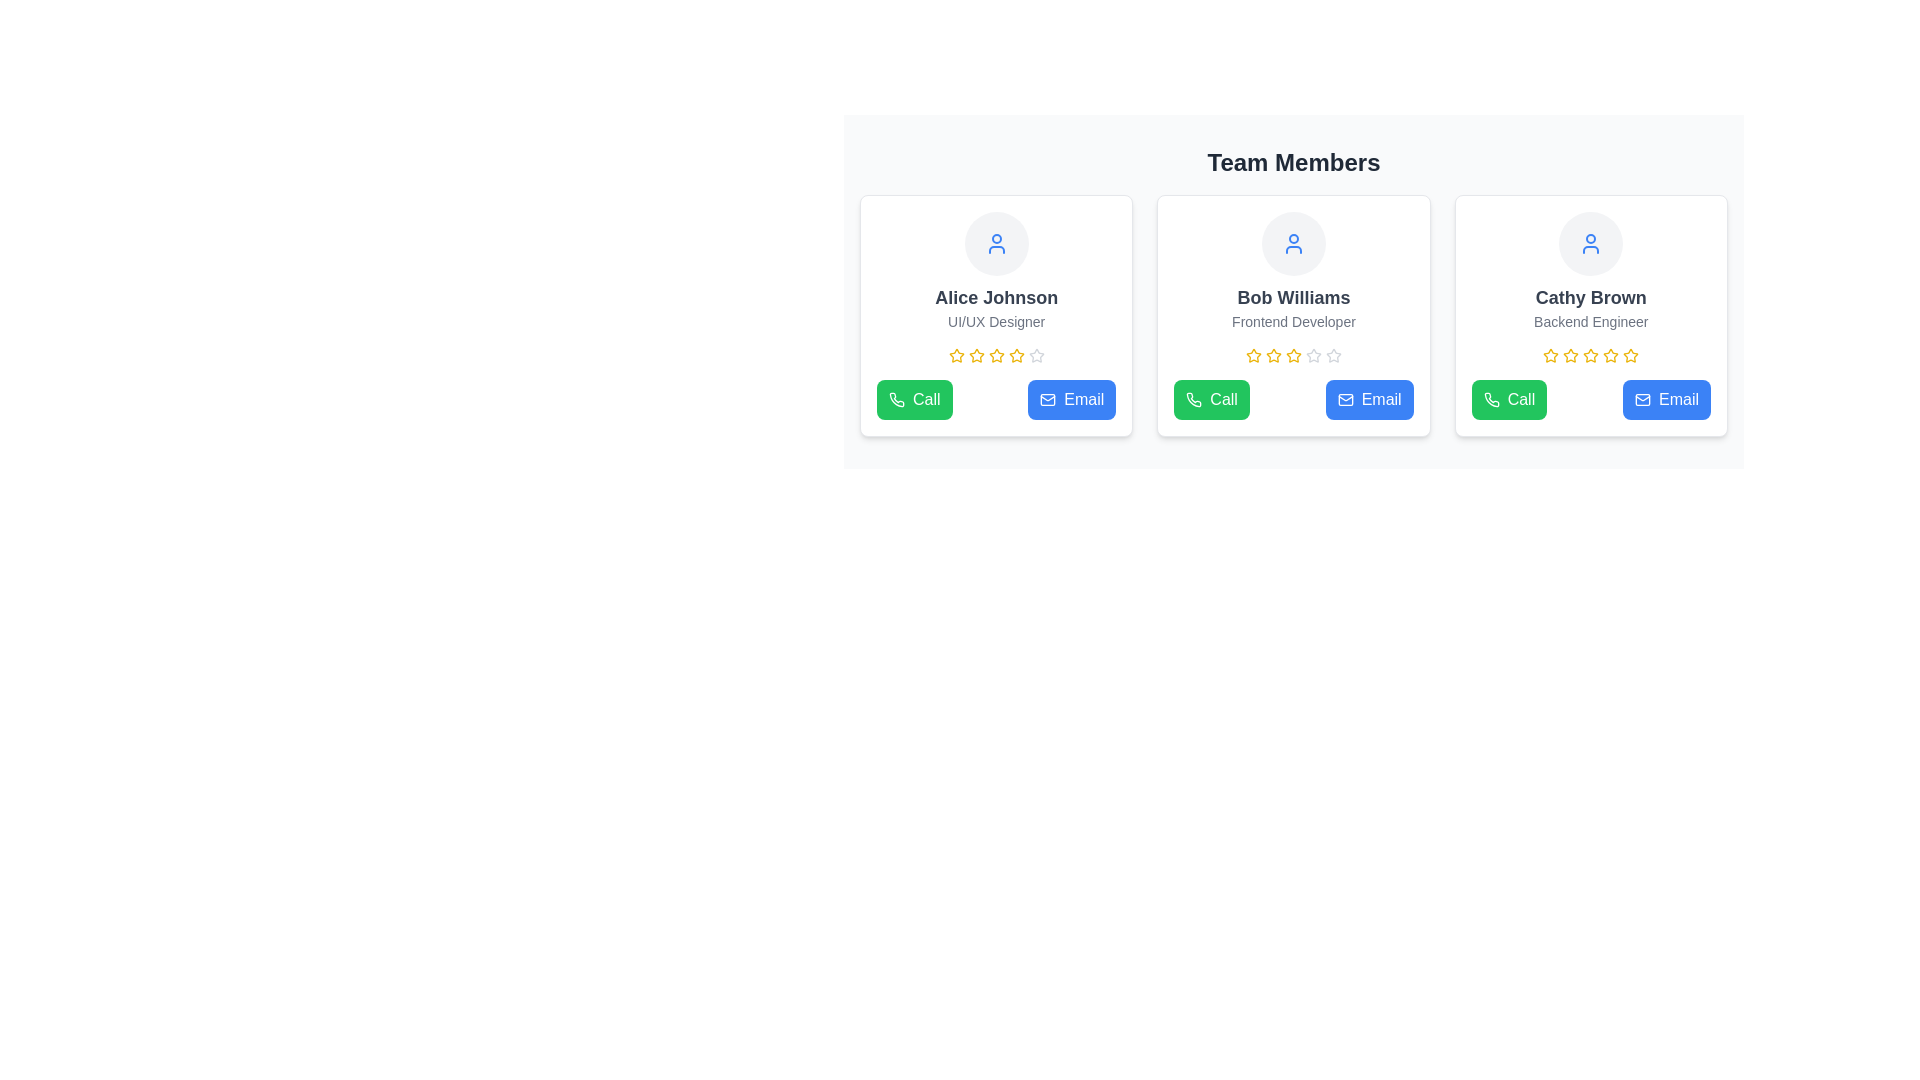  What do you see at coordinates (1570, 354) in the screenshot?
I see `the rating represented by the second star icon, which is yellow and located beneath the profile of 'Cathy Brown' in the team member section` at bounding box center [1570, 354].